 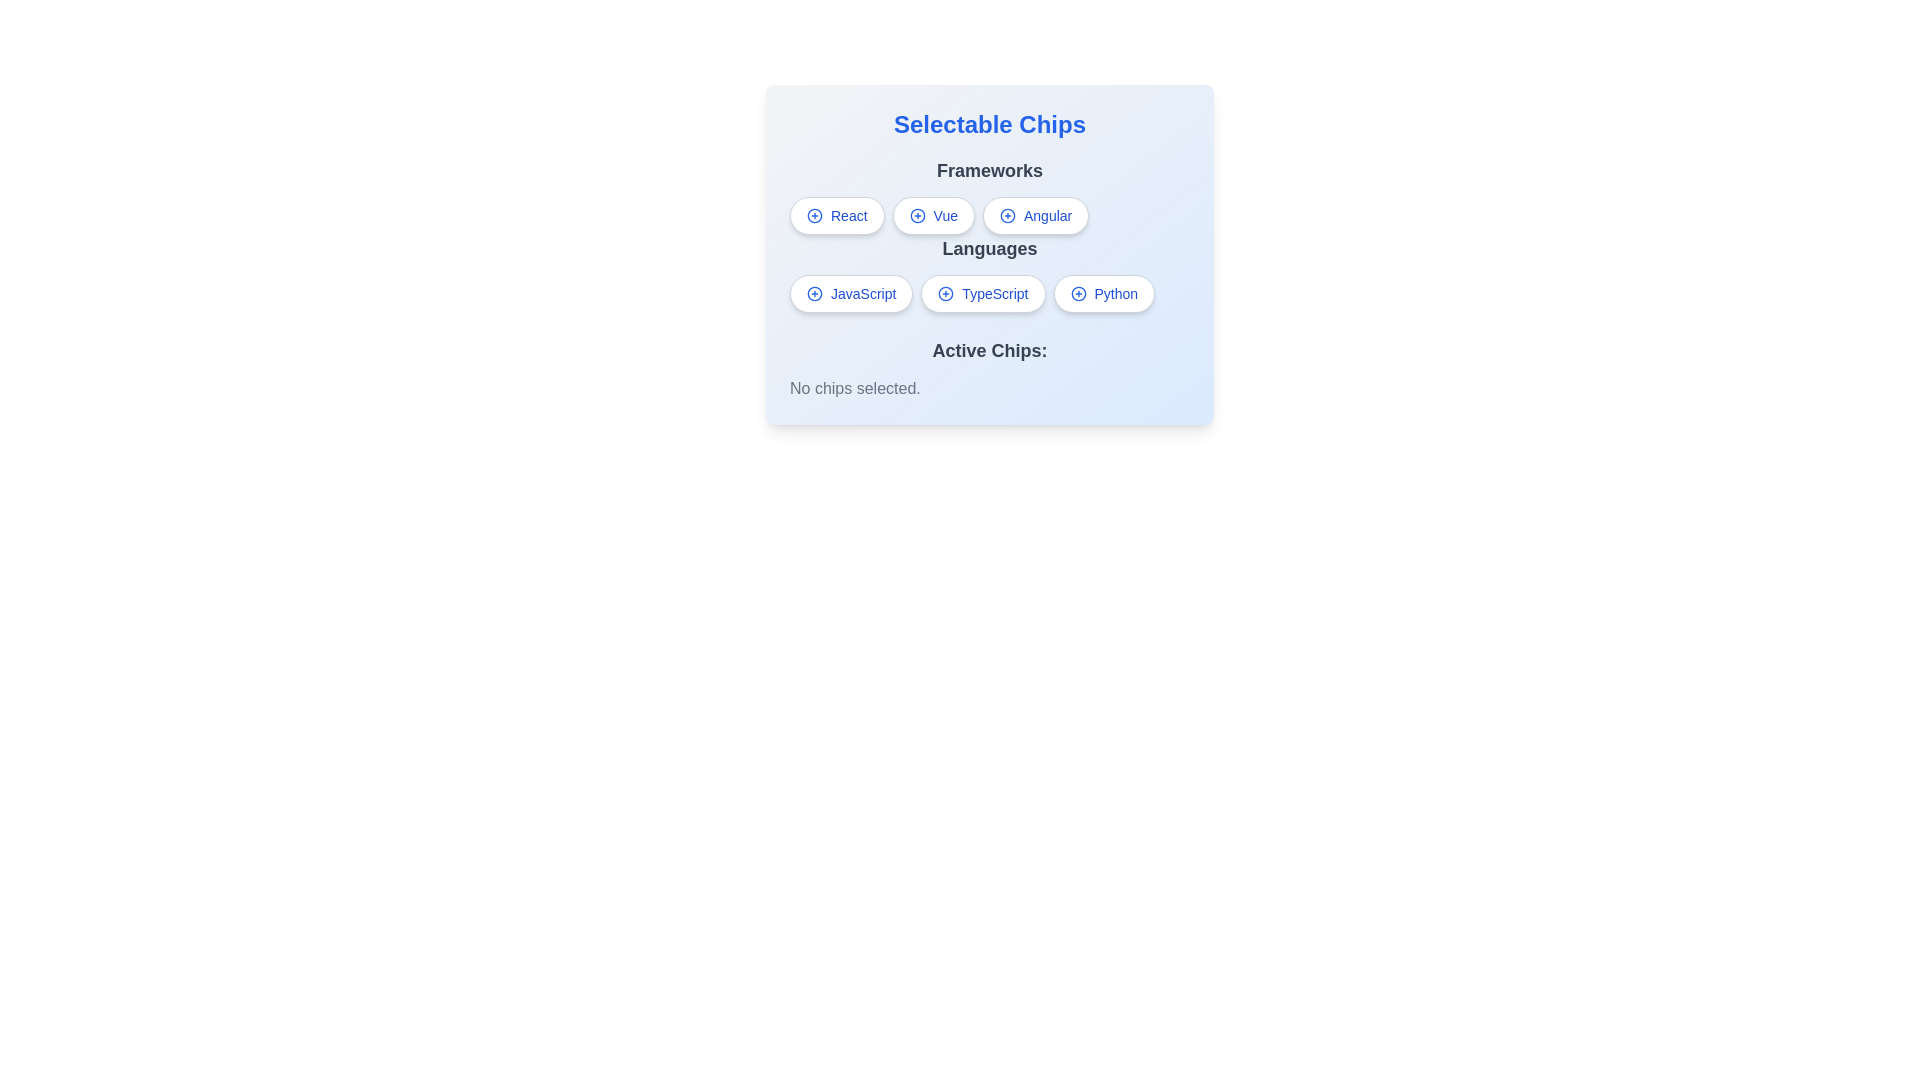 What do you see at coordinates (945, 293) in the screenshot?
I see `the circular shape that enhances the 'TypeScript' chip in the 'Languages' section` at bounding box center [945, 293].